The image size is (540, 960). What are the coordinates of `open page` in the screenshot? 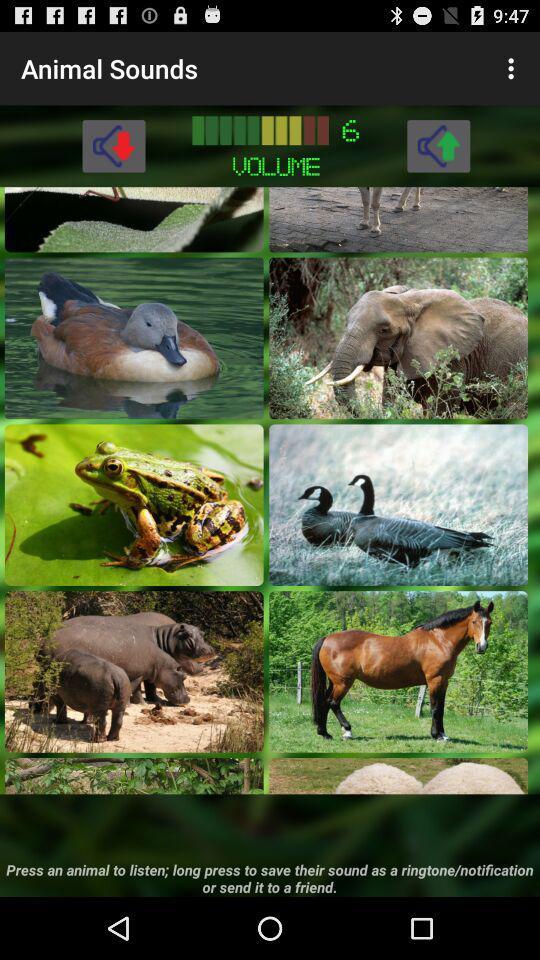 It's located at (134, 338).